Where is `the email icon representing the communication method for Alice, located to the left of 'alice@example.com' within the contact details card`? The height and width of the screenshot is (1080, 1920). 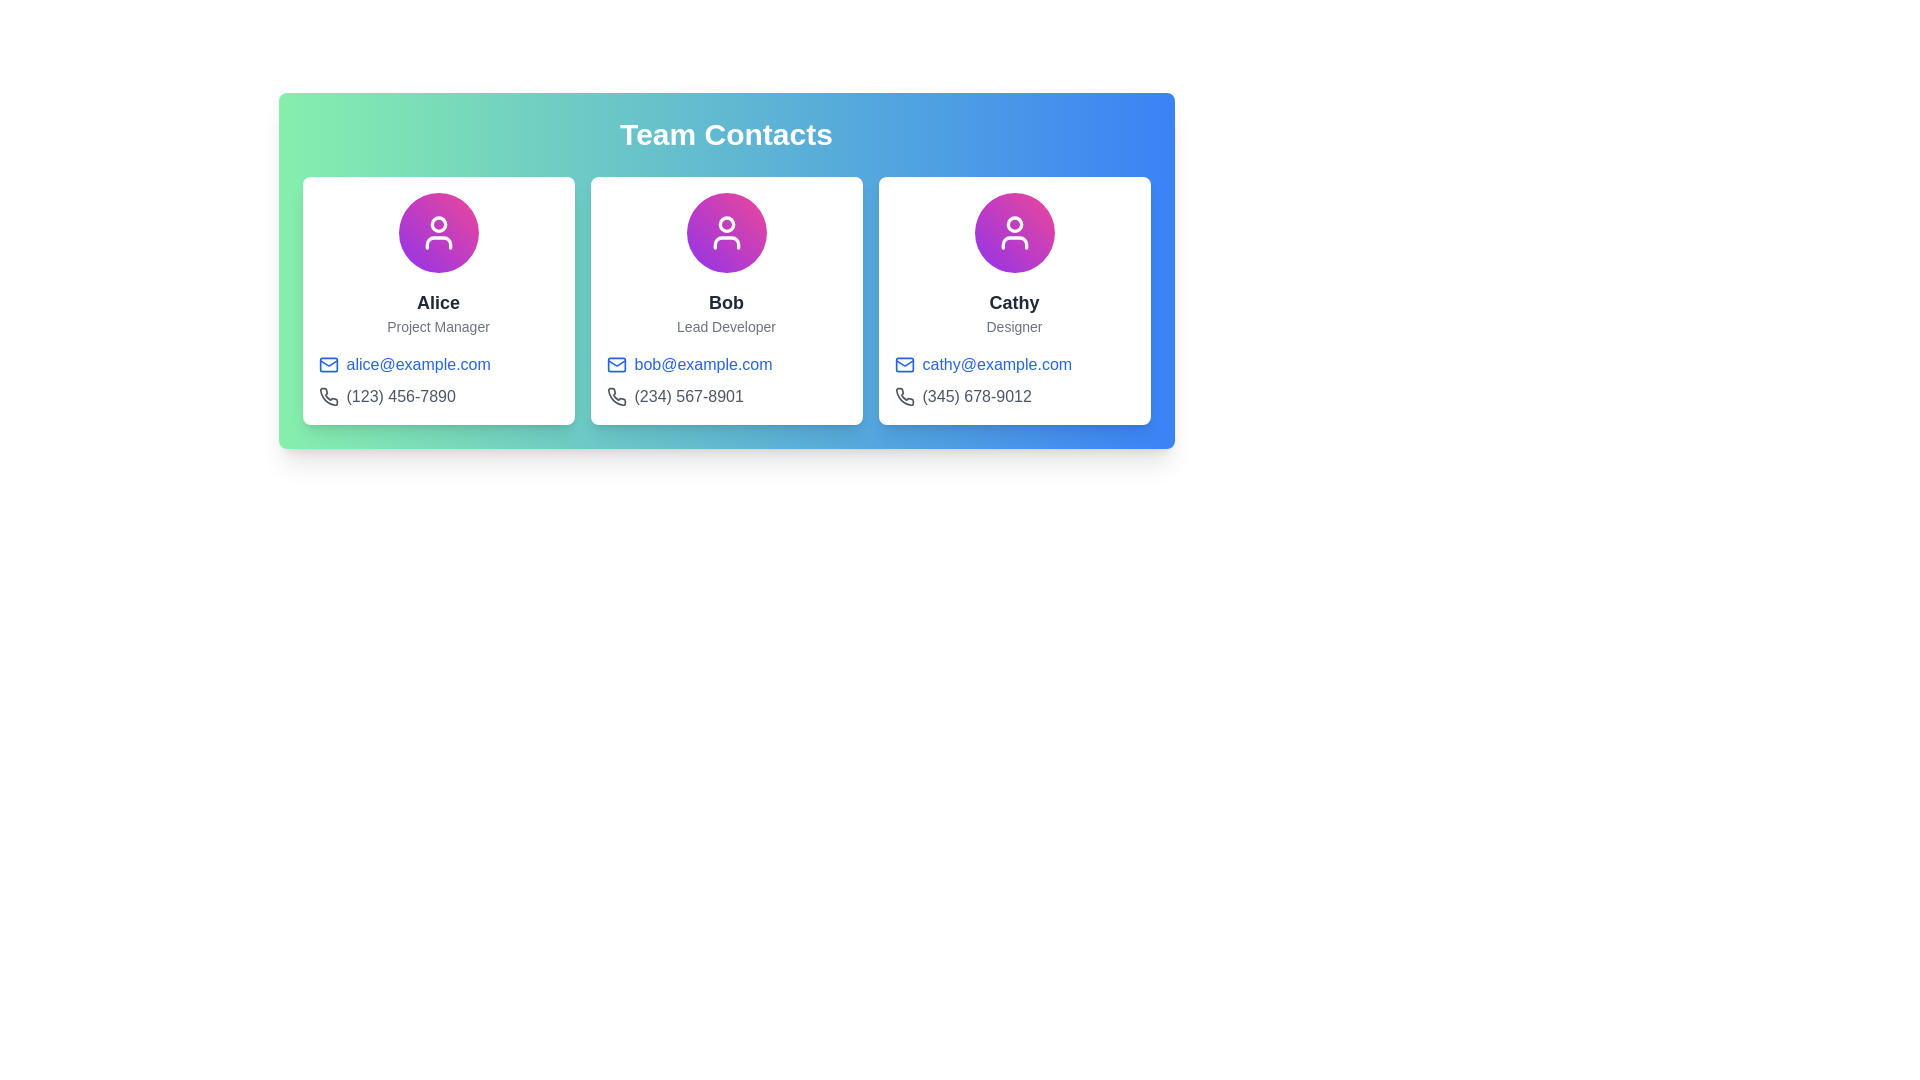
the email icon representing the communication method for Alice, located to the left of 'alice@example.com' within the contact details card is located at coordinates (328, 365).